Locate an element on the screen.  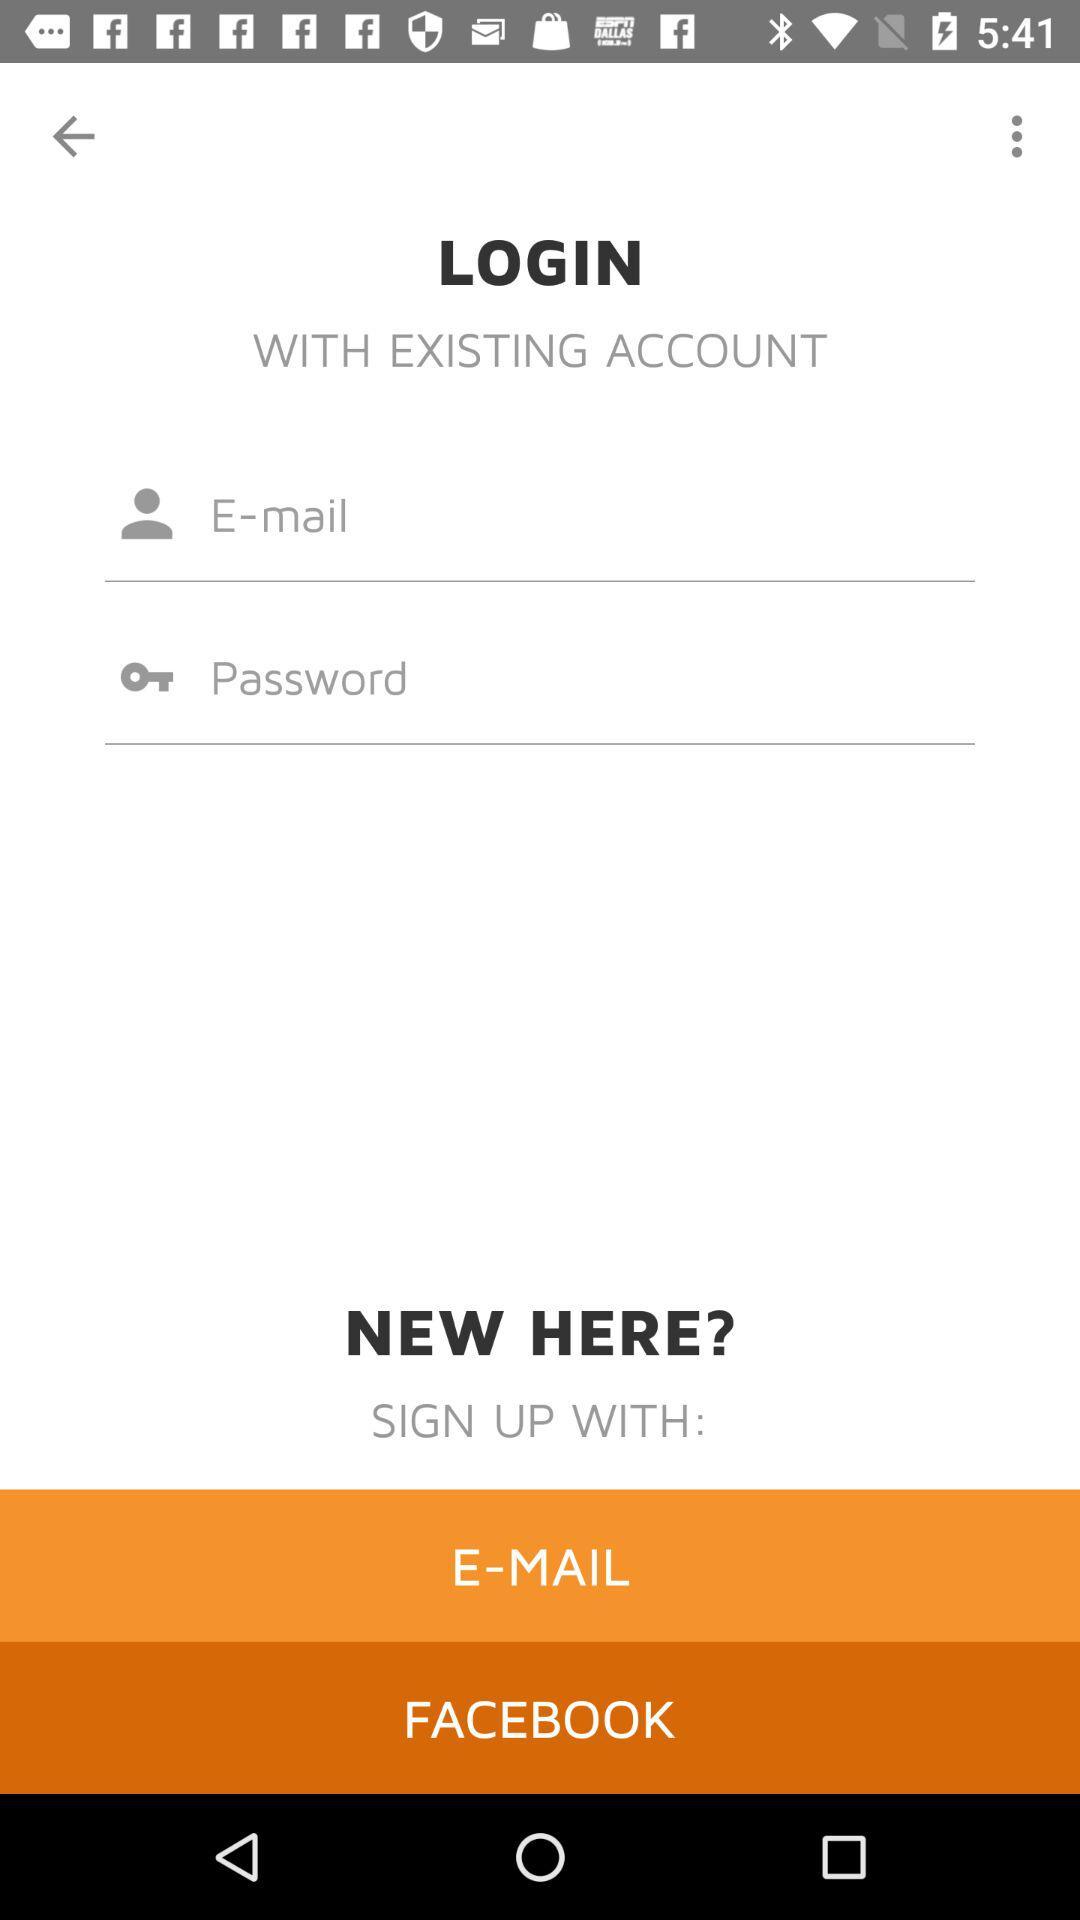
the icon below the sign up with: icon is located at coordinates (540, 1564).